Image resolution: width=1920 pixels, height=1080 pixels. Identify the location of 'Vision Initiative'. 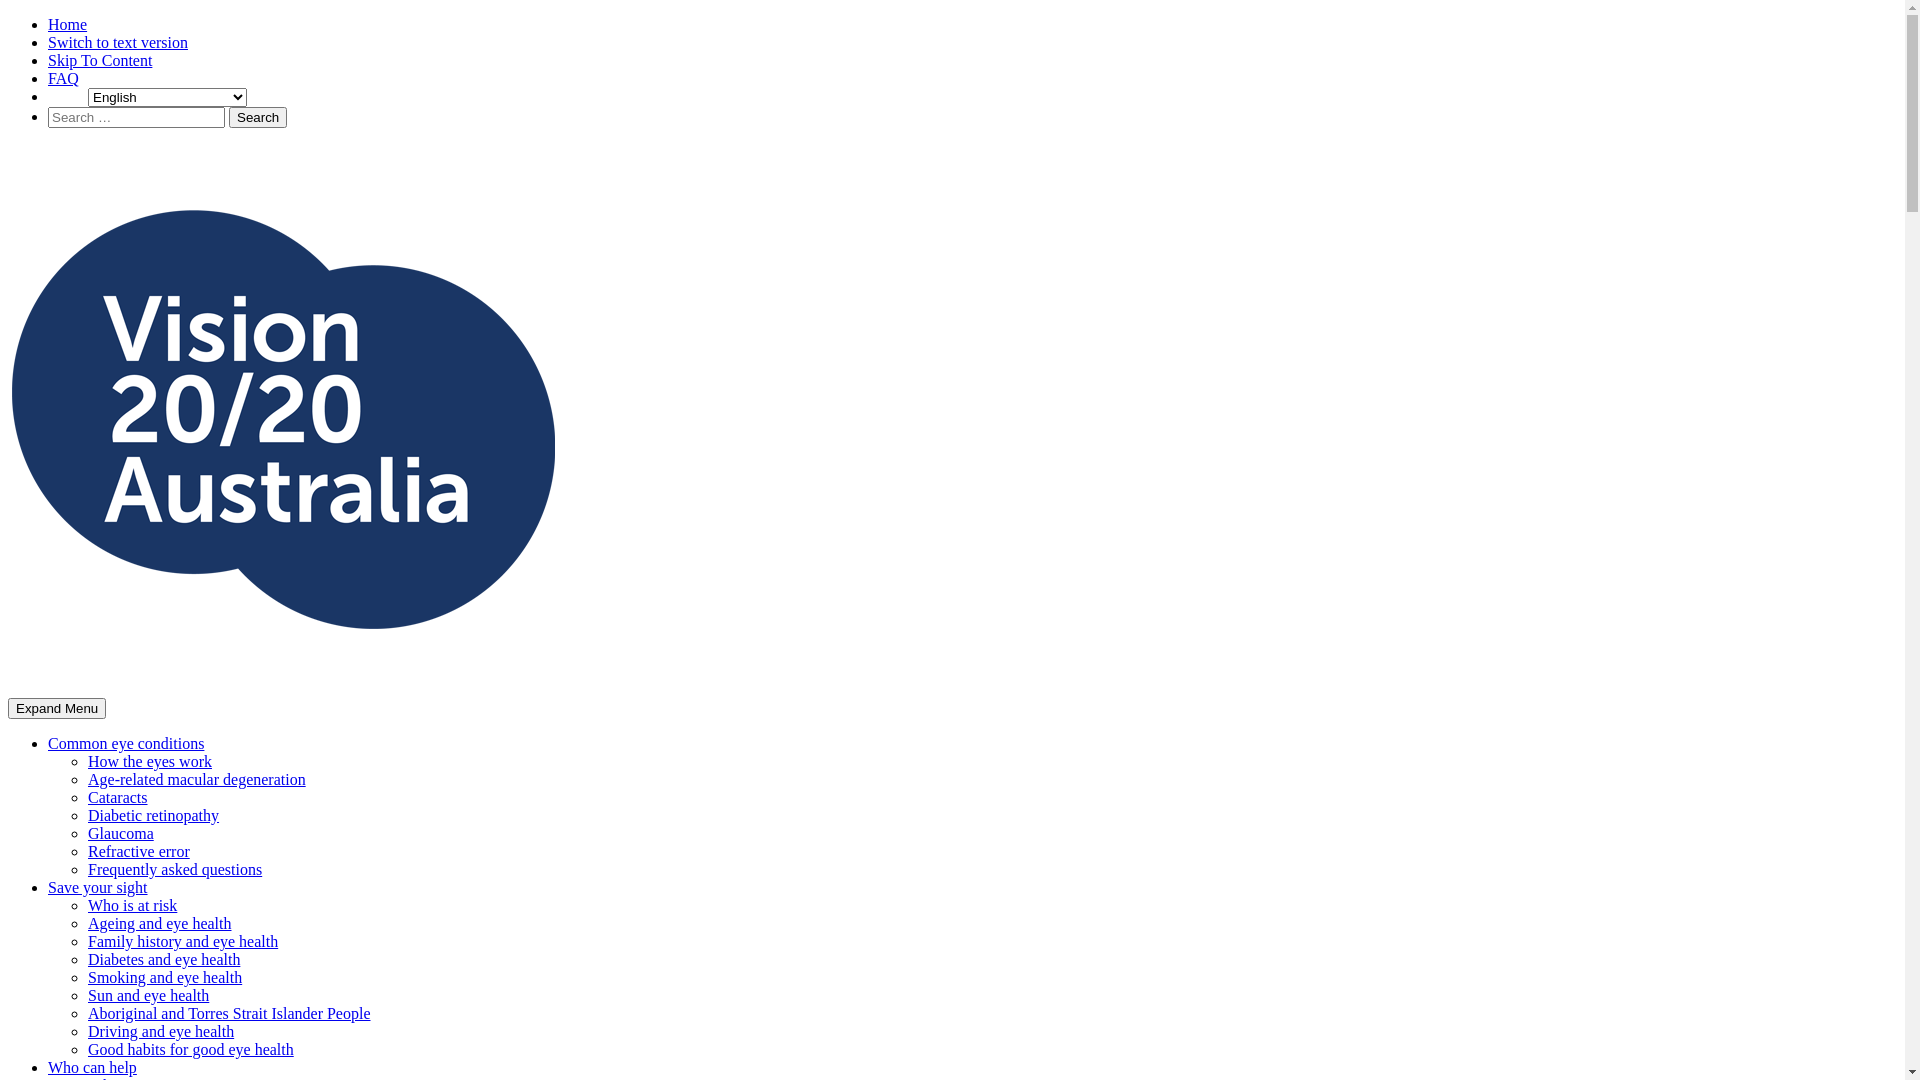
(59, 722).